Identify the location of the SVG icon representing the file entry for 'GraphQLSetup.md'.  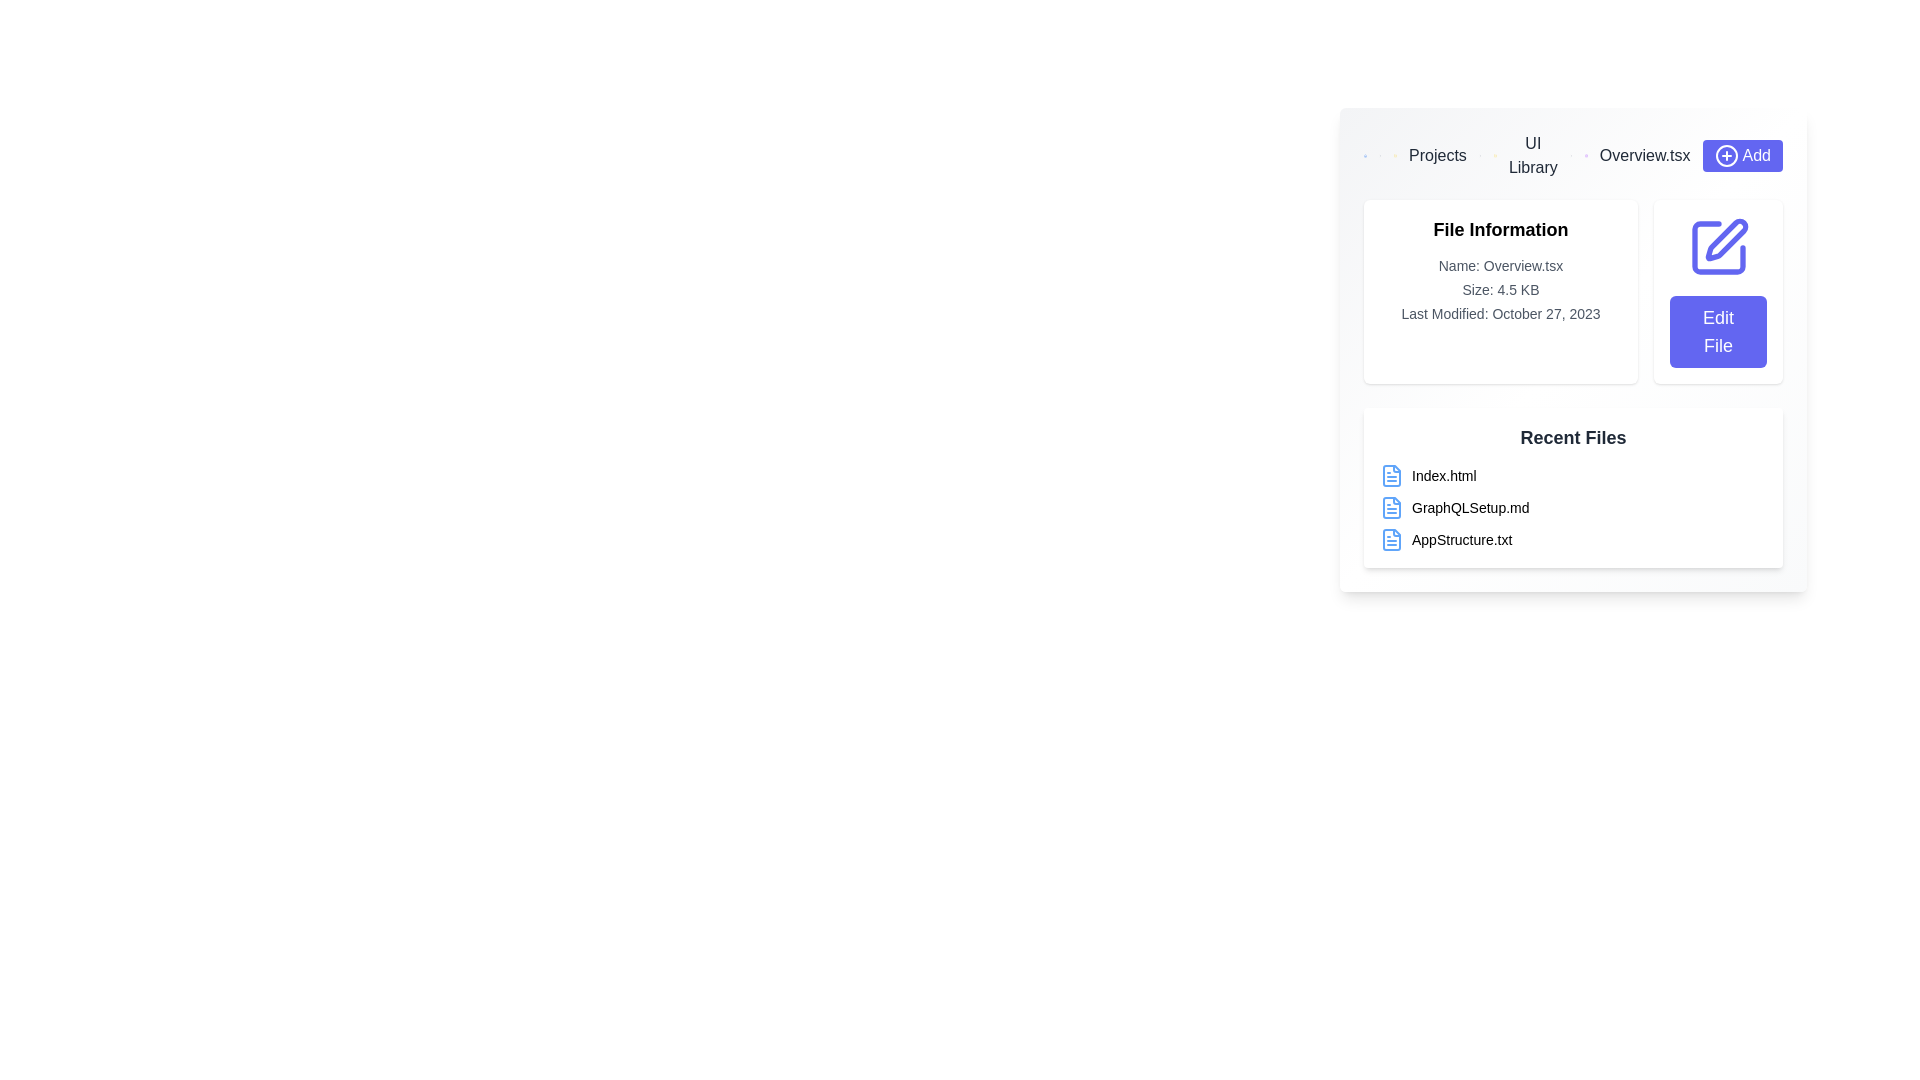
(1391, 507).